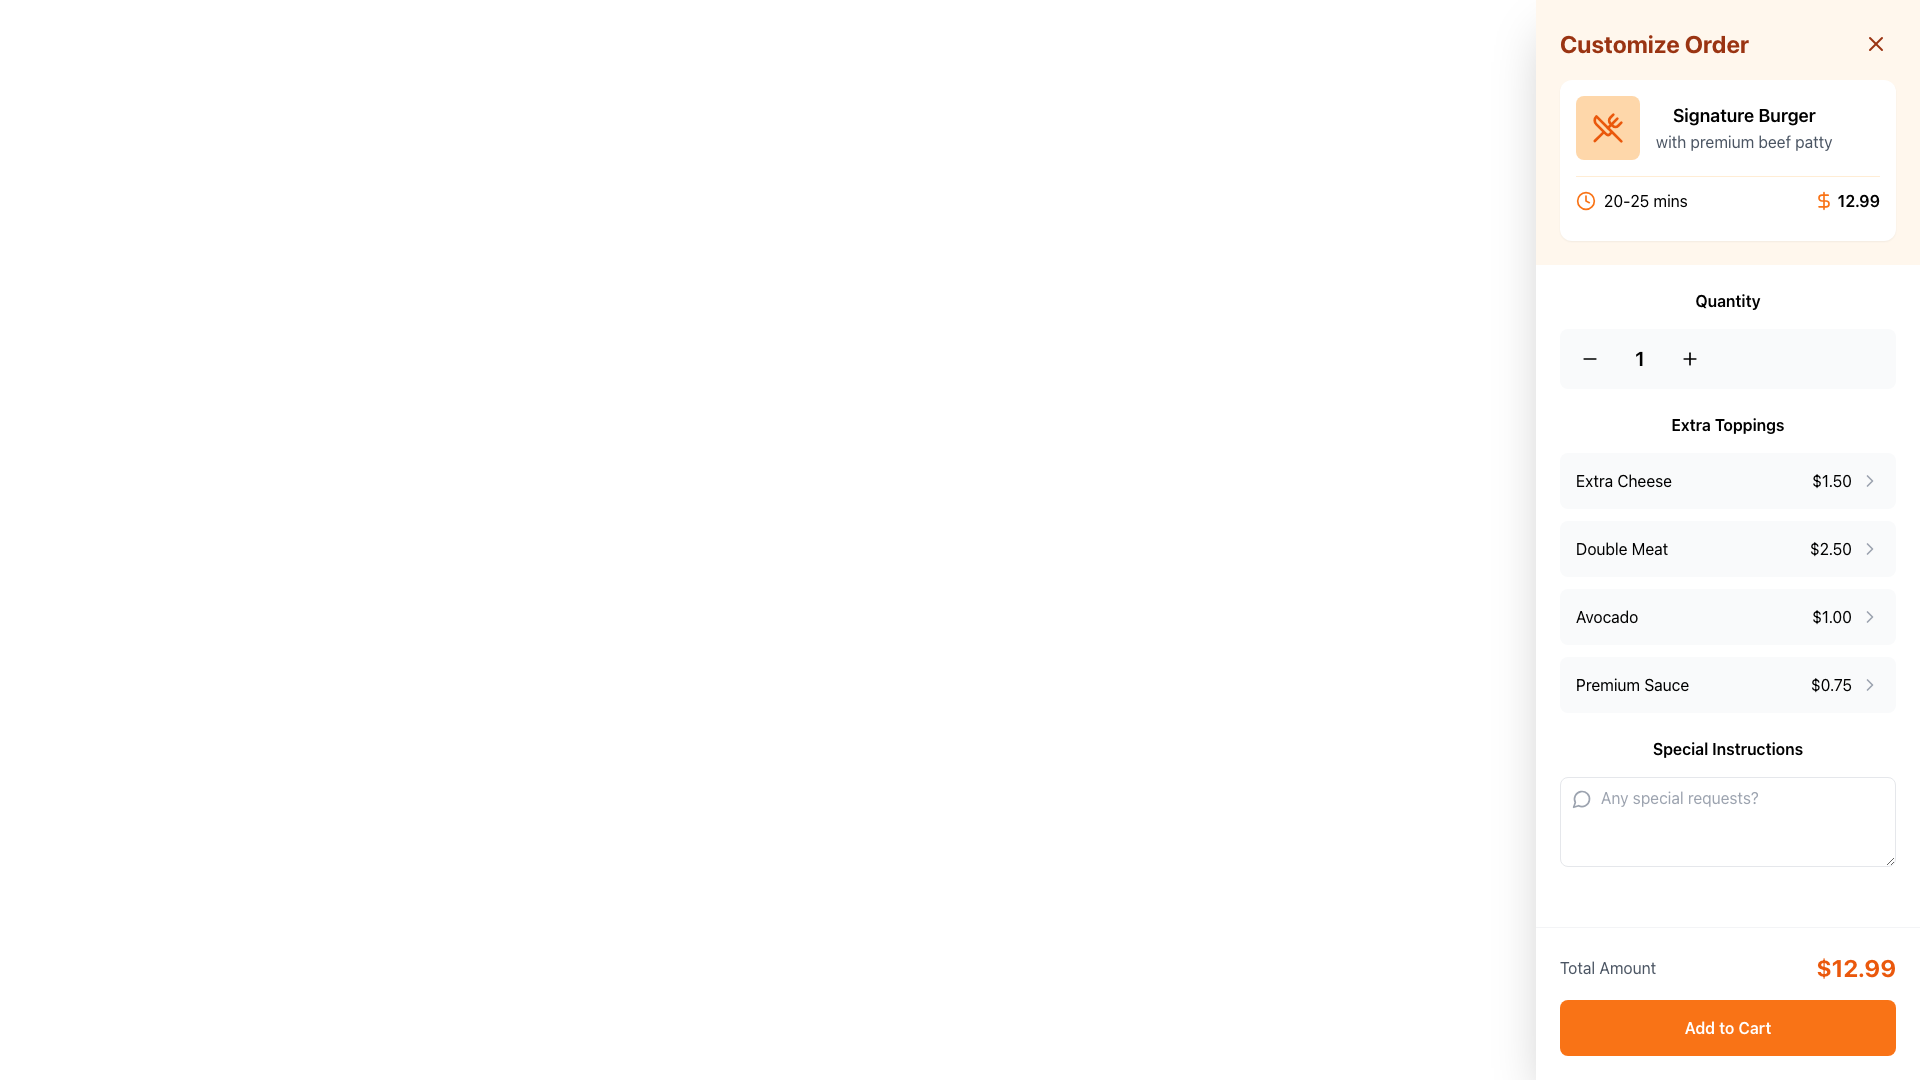 The width and height of the screenshot is (1920, 1080). I want to click on the 'Premium Sauce' text label, which is the first text component in the 'Extra Toppings' list under the 'Customize Order' section, so click(1632, 684).